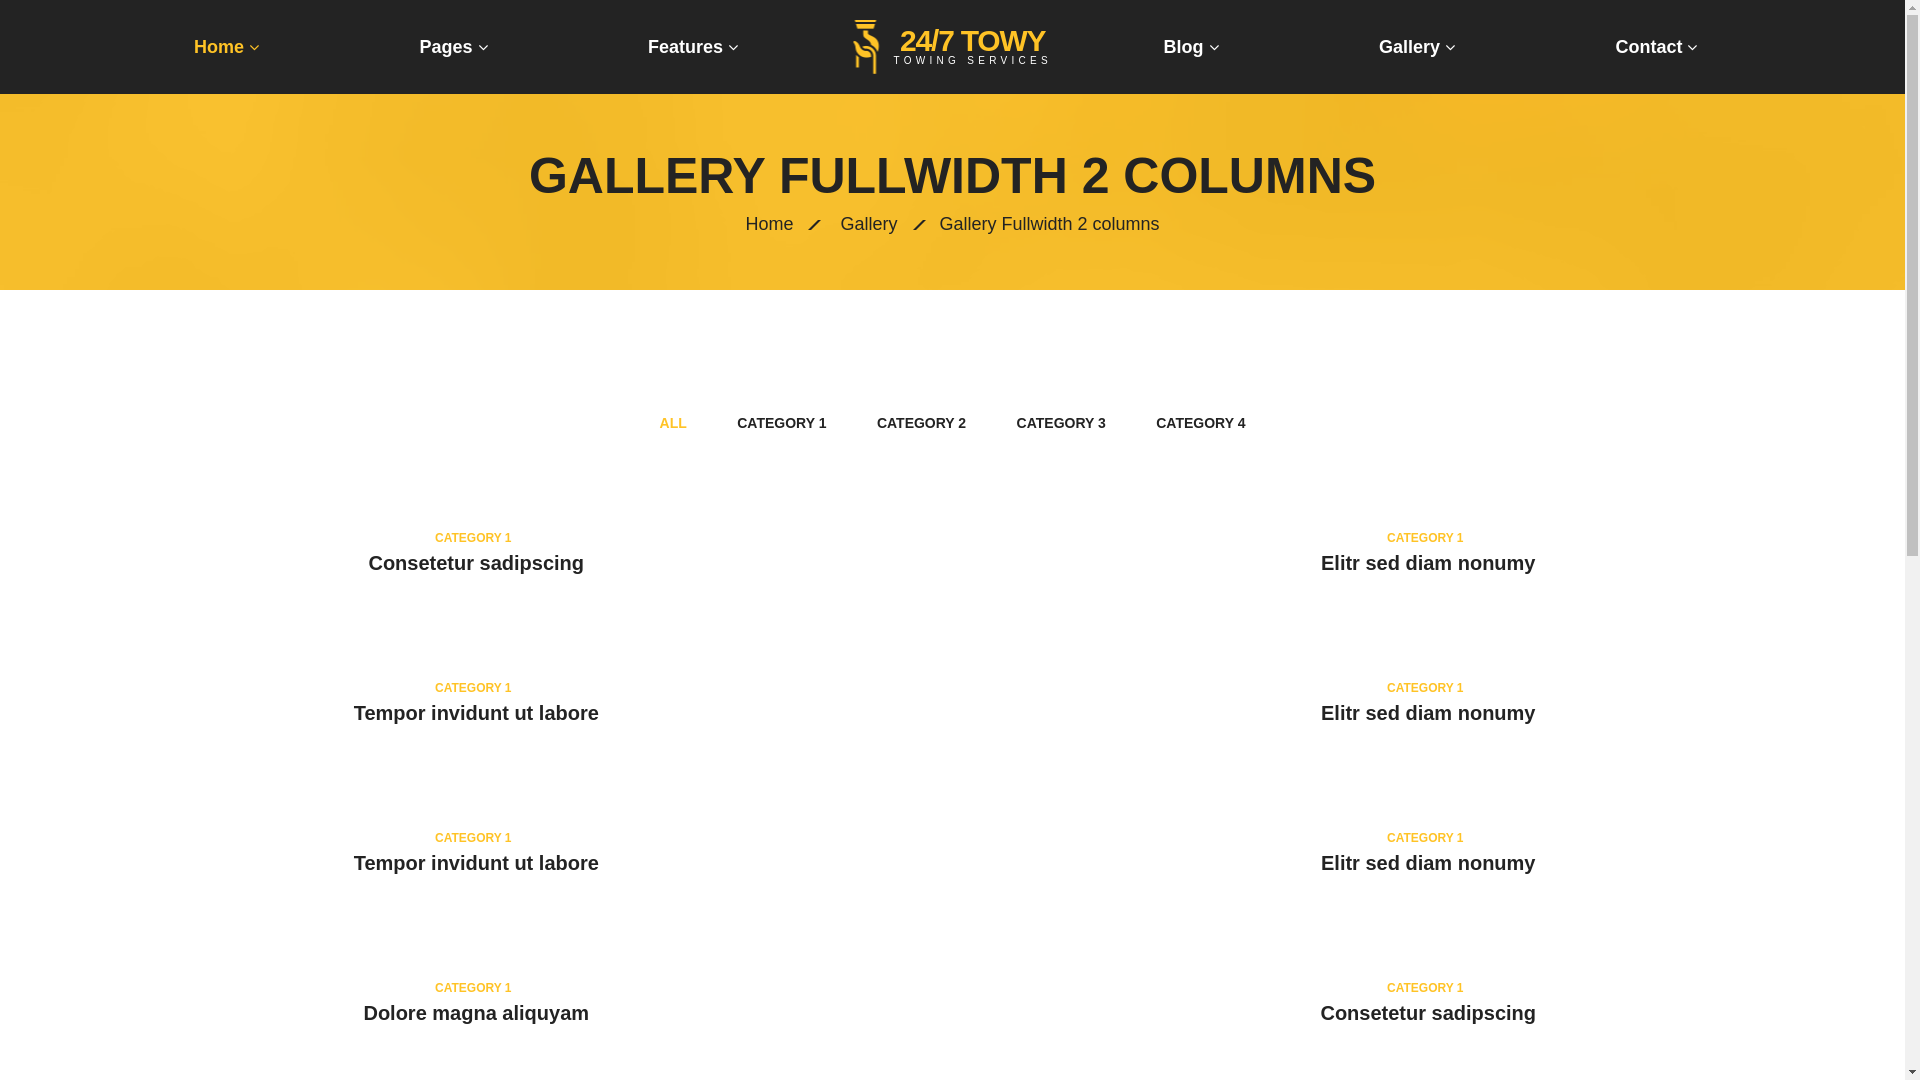  What do you see at coordinates (1656, 45) in the screenshot?
I see `'Contact'` at bounding box center [1656, 45].